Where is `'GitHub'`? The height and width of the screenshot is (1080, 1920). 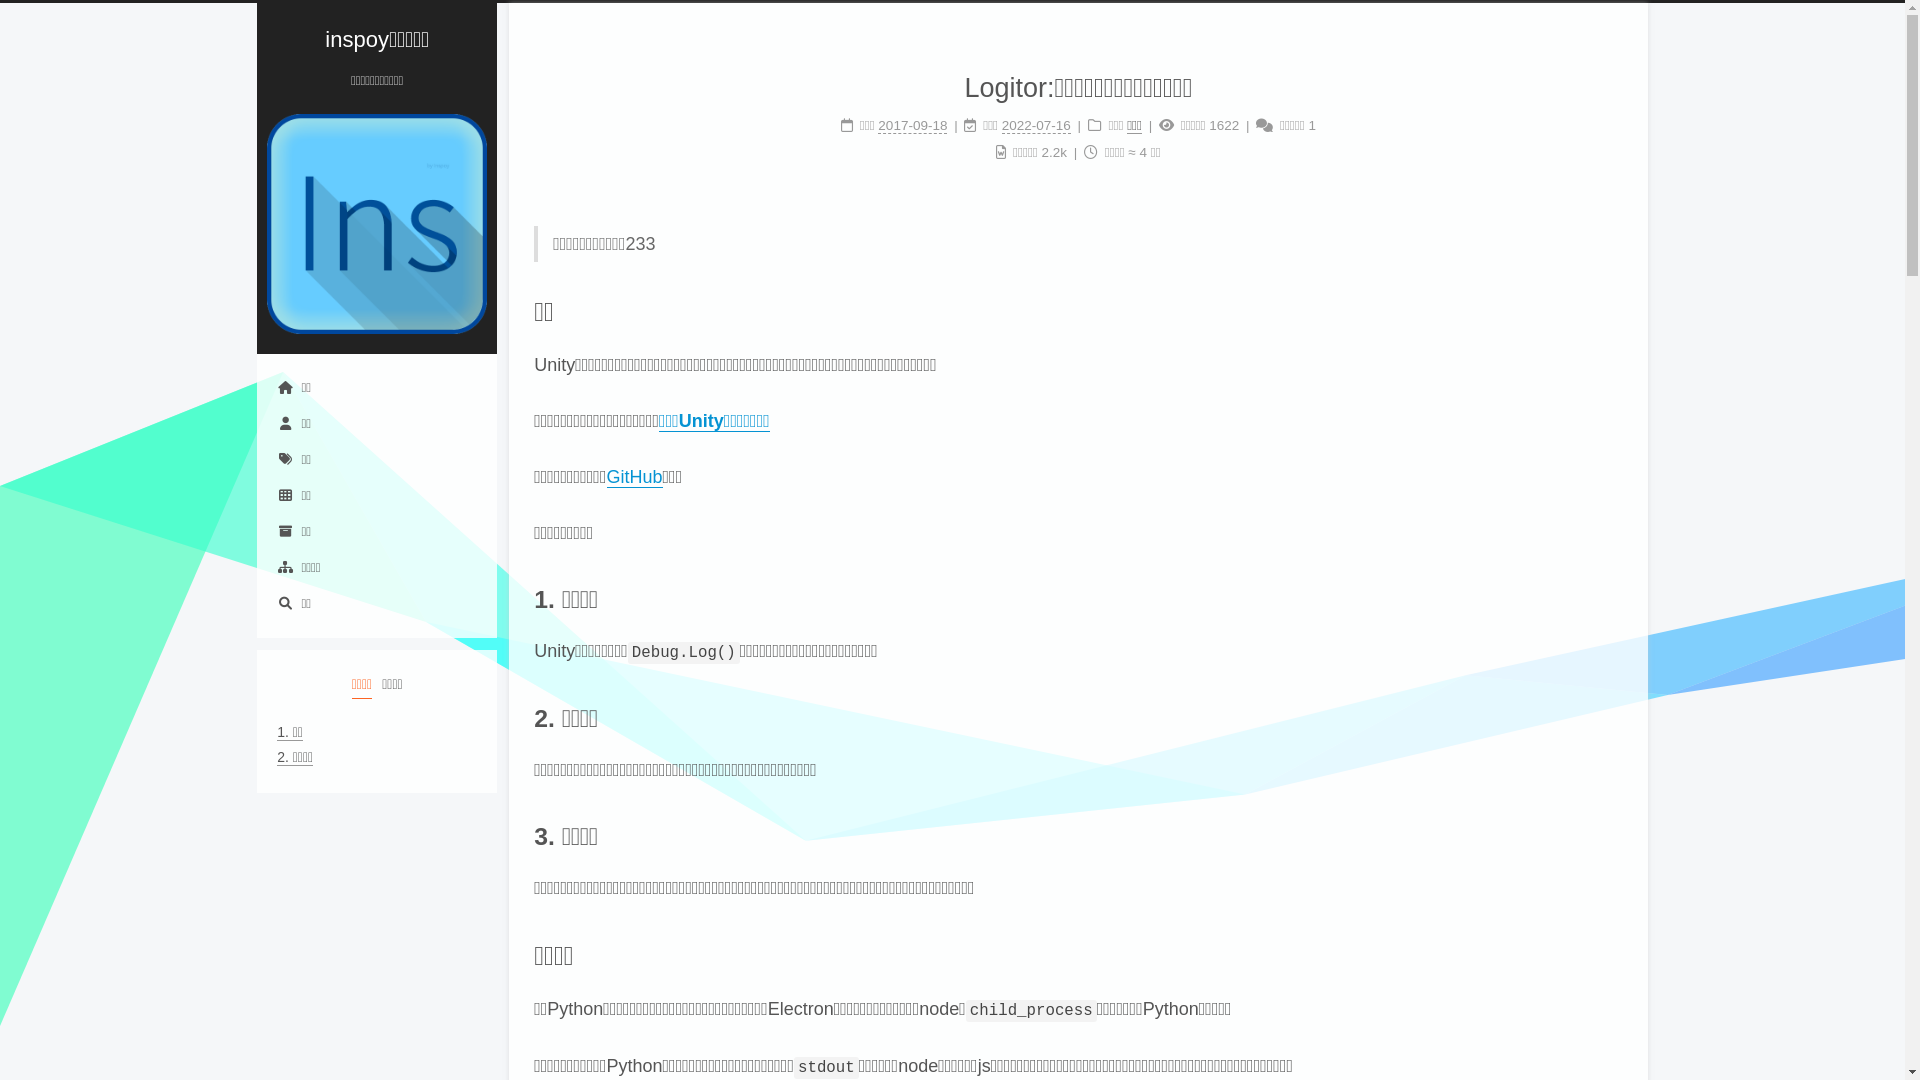
'GitHub' is located at coordinates (632, 477).